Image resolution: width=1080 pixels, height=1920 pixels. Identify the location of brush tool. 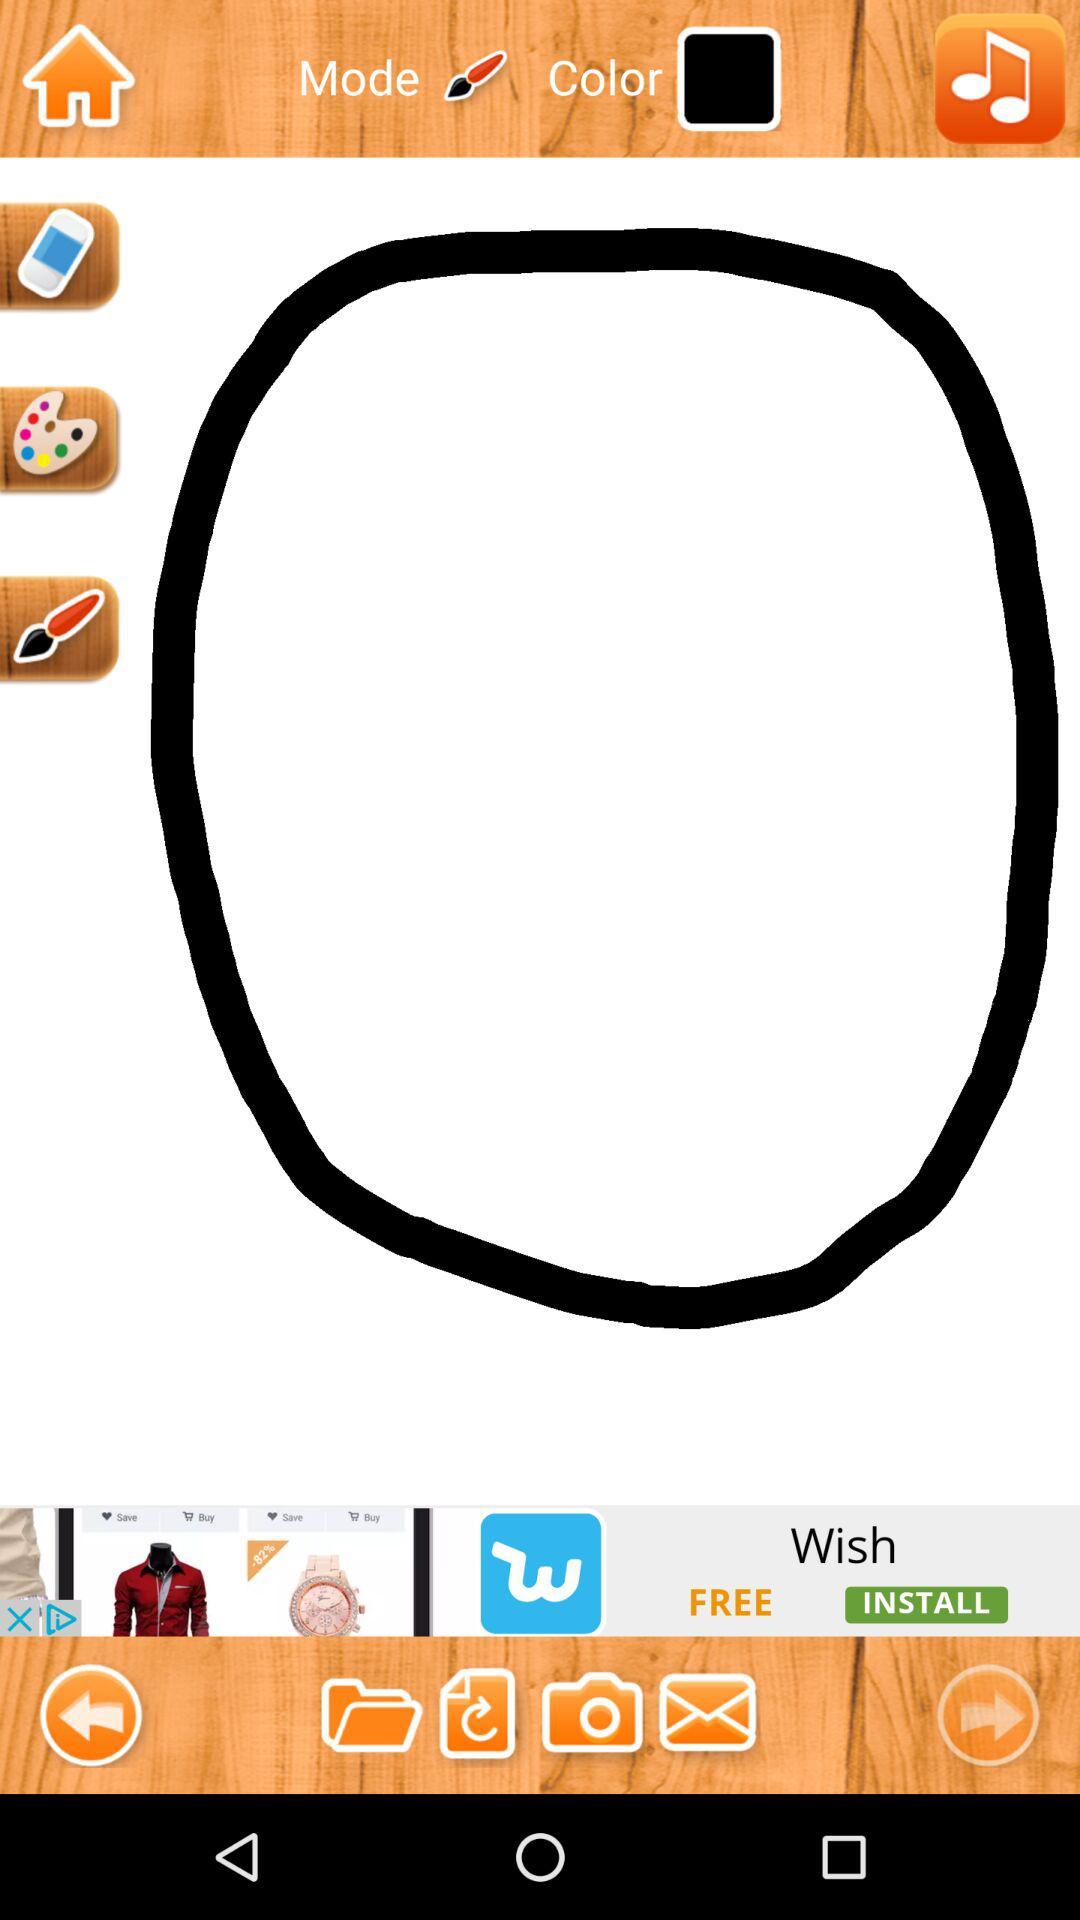
(61, 629).